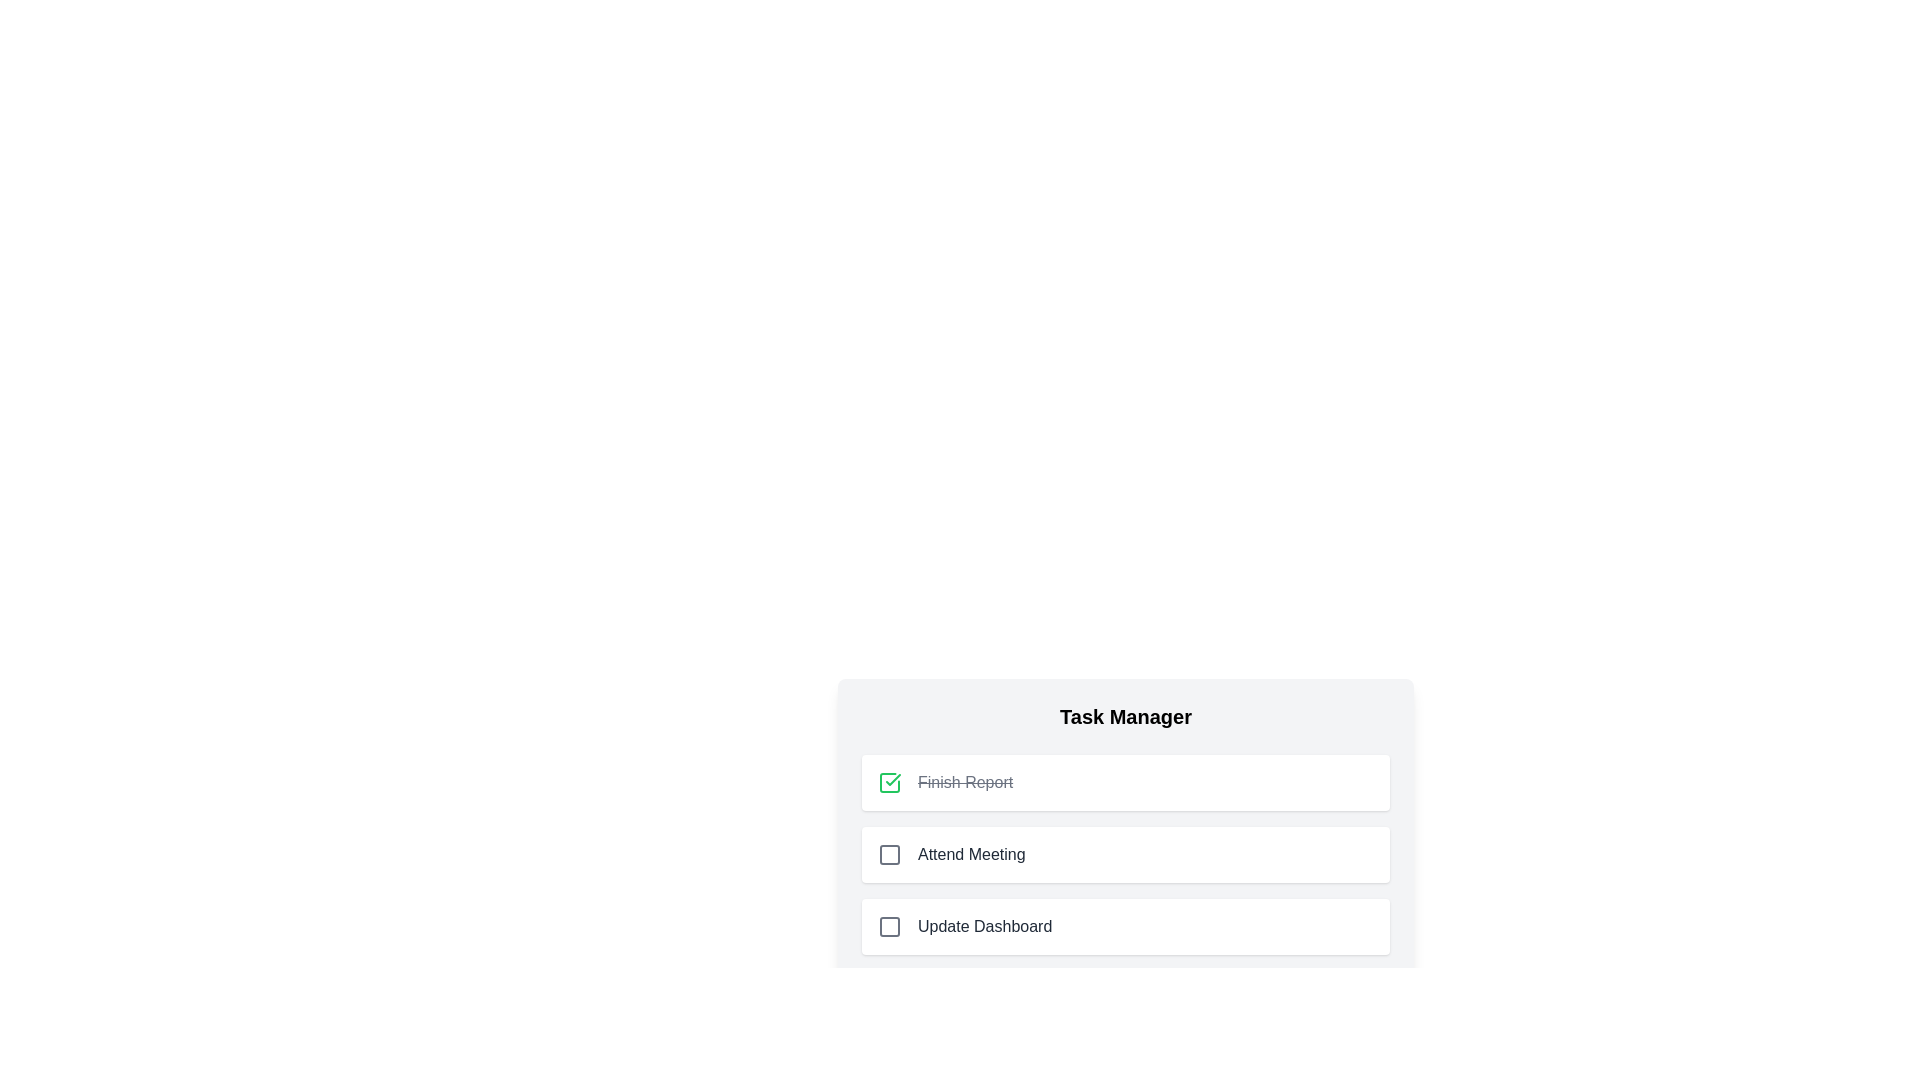 Image resolution: width=1920 pixels, height=1080 pixels. I want to click on the checkbox with a green check mark that indicates a completed task, located before the label 'Finish Report', so click(888, 782).